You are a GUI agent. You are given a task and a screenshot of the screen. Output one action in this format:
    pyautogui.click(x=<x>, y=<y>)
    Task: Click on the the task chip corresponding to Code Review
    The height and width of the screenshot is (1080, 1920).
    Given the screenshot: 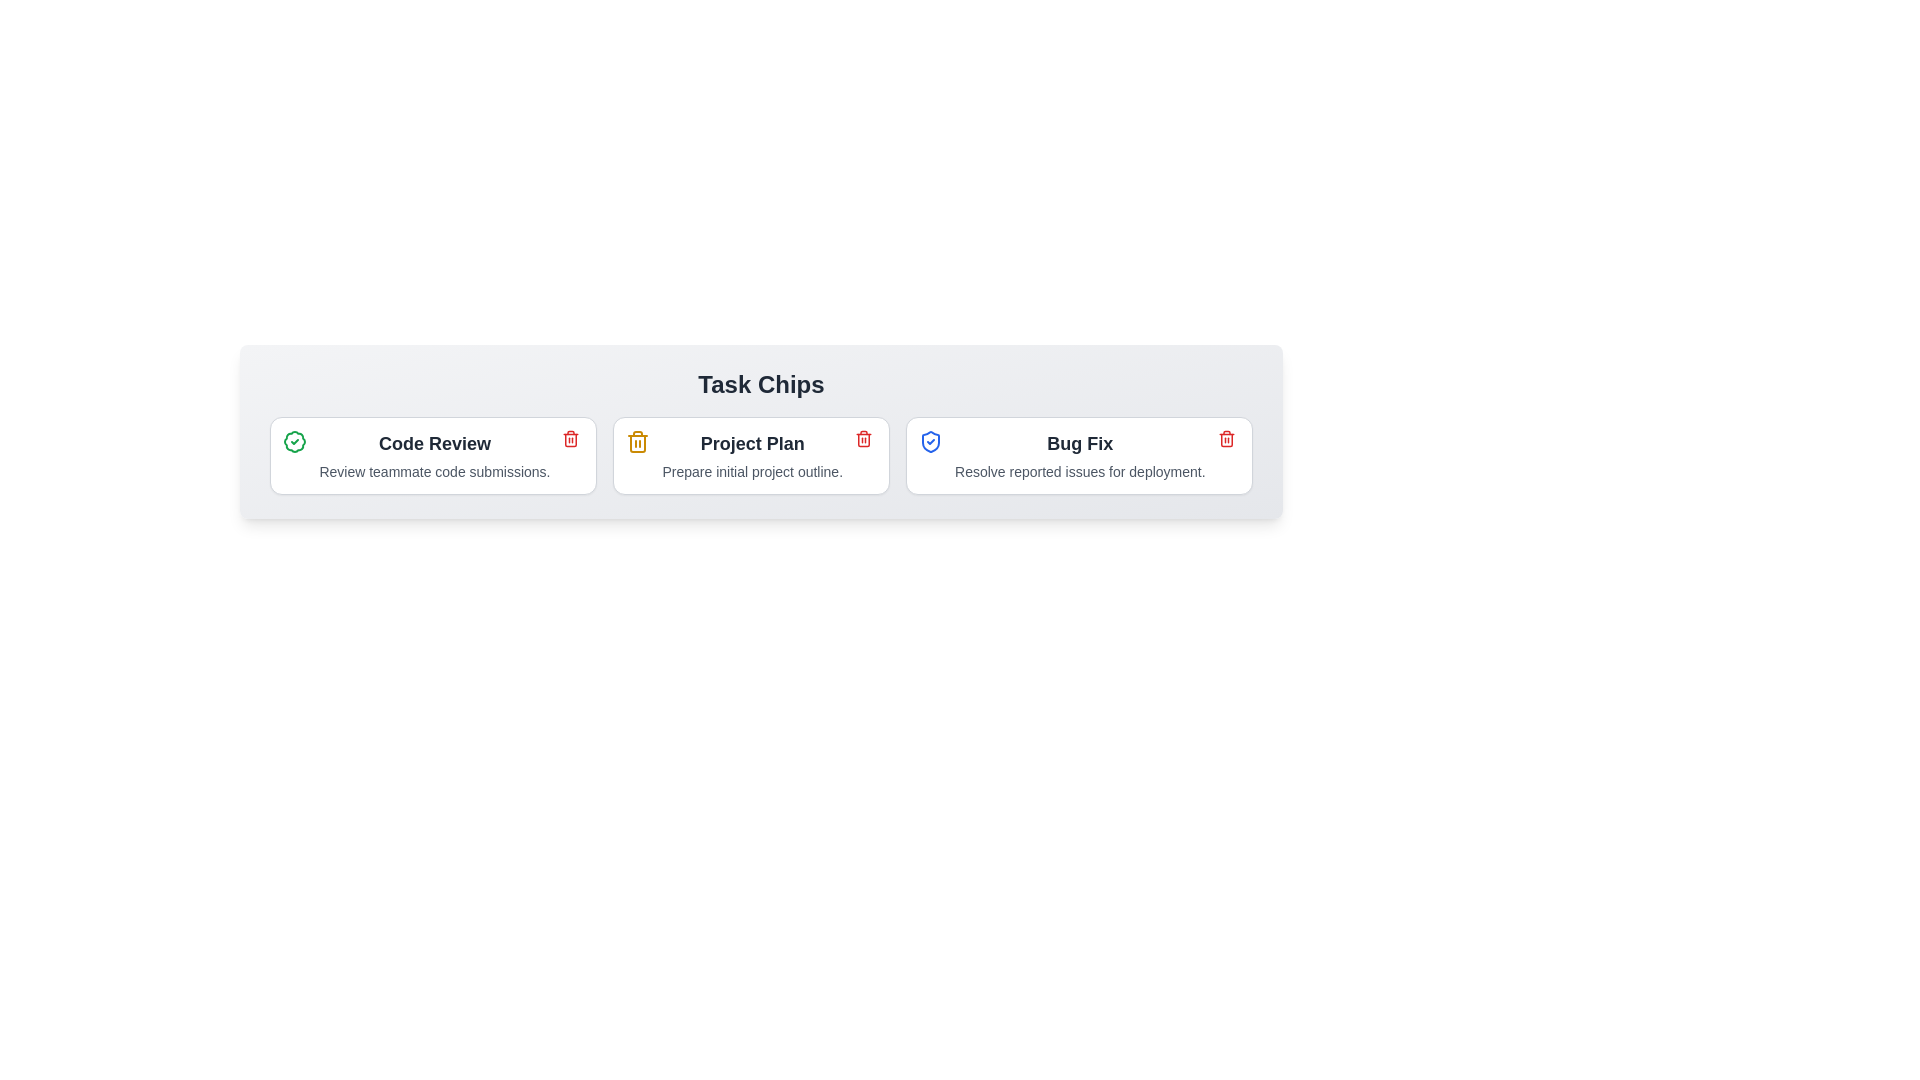 What is the action you would take?
    pyautogui.click(x=432, y=455)
    